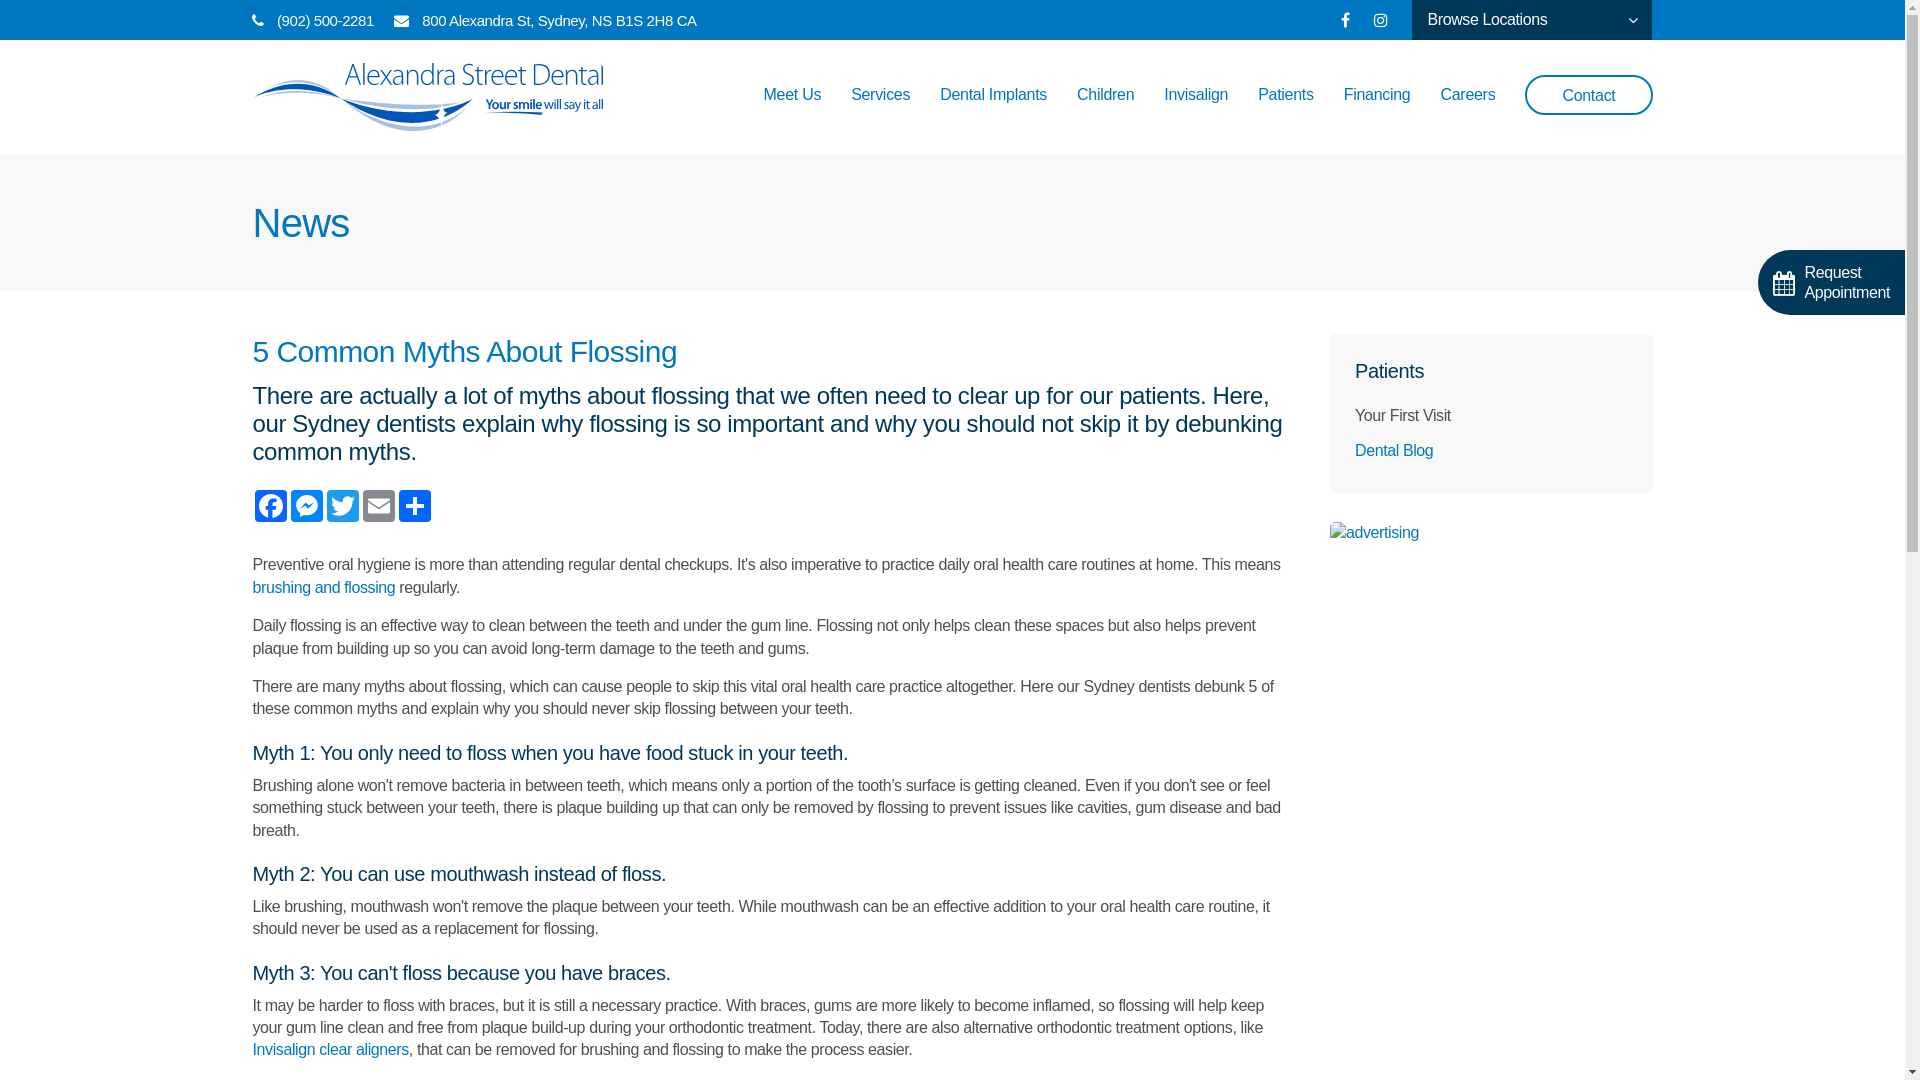 This screenshot has width=1920, height=1080. I want to click on 'Meet Us', so click(791, 115).